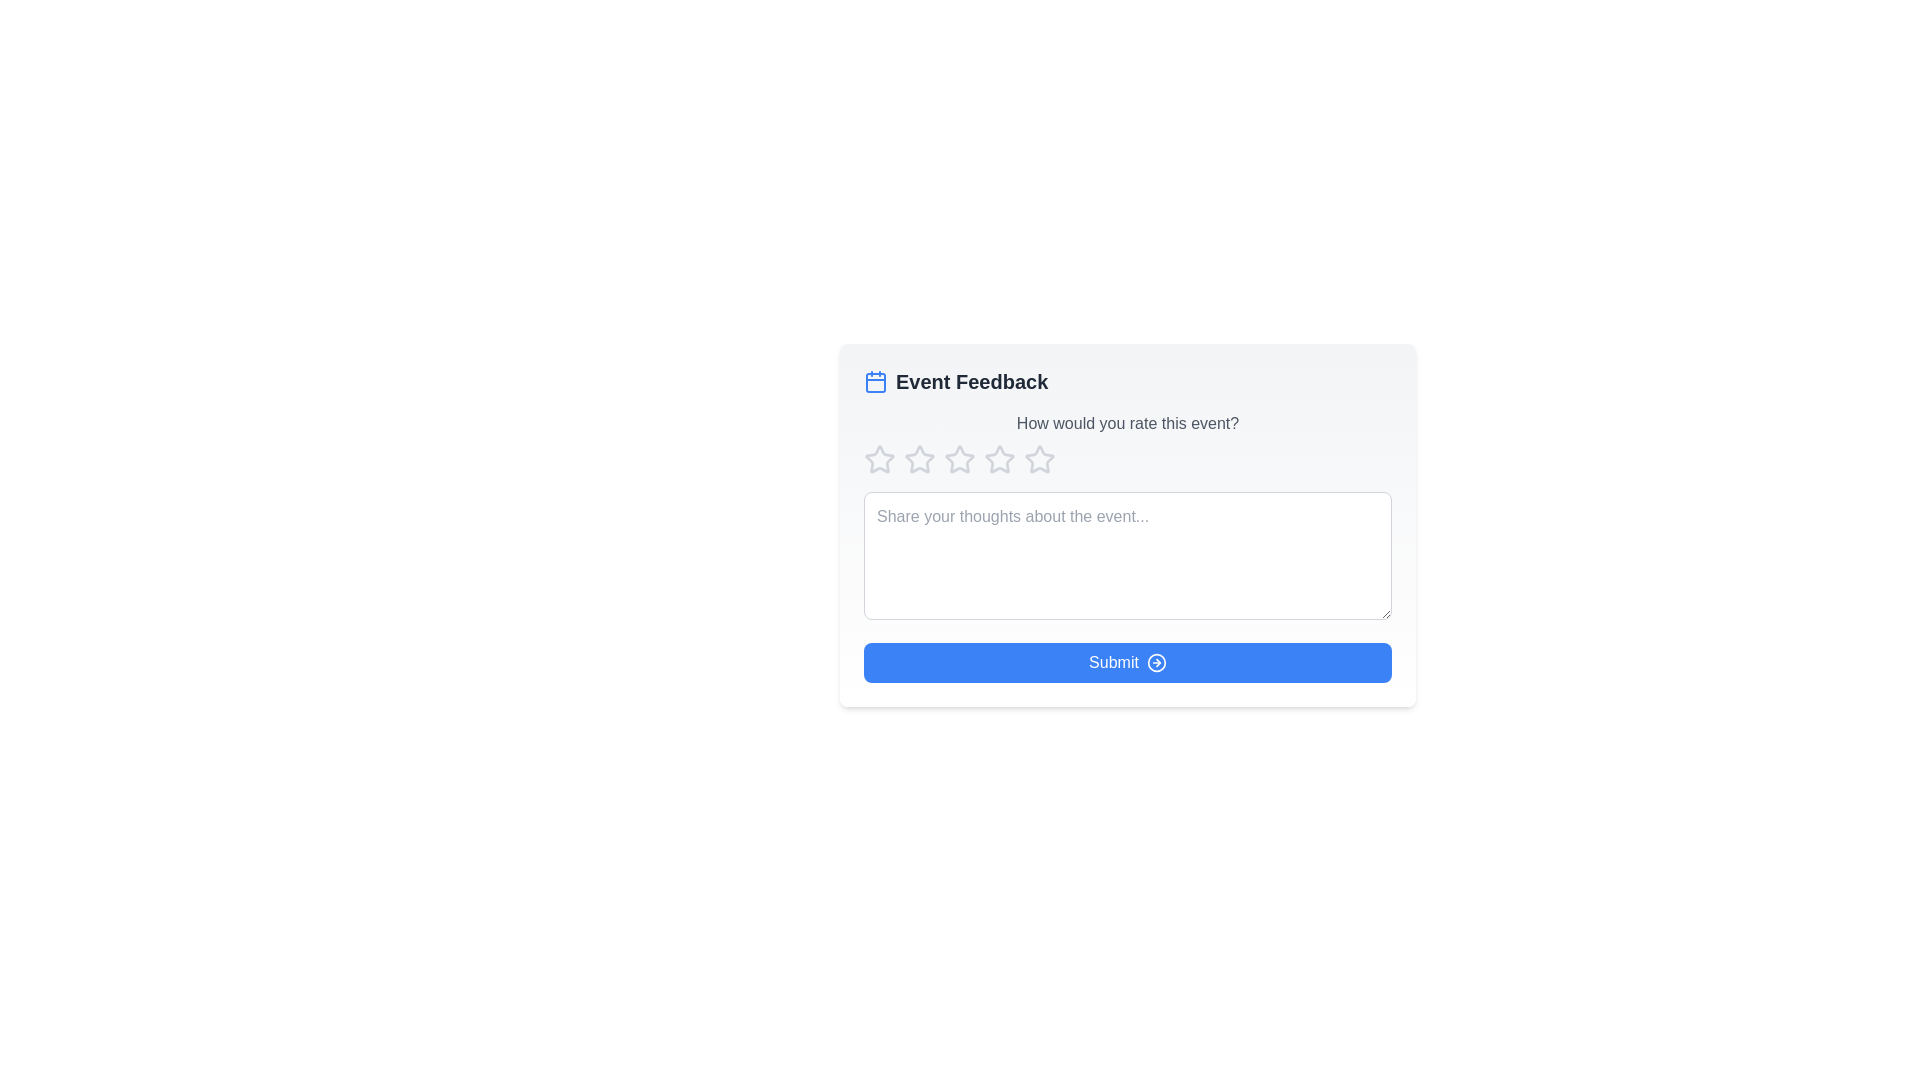  Describe the element at coordinates (1128, 423) in the screenshot. I see `the text label that reads 'How would you rate this event?', styled in gray font and centrally aligned above the rating stars in the feedback form interface` at that location.